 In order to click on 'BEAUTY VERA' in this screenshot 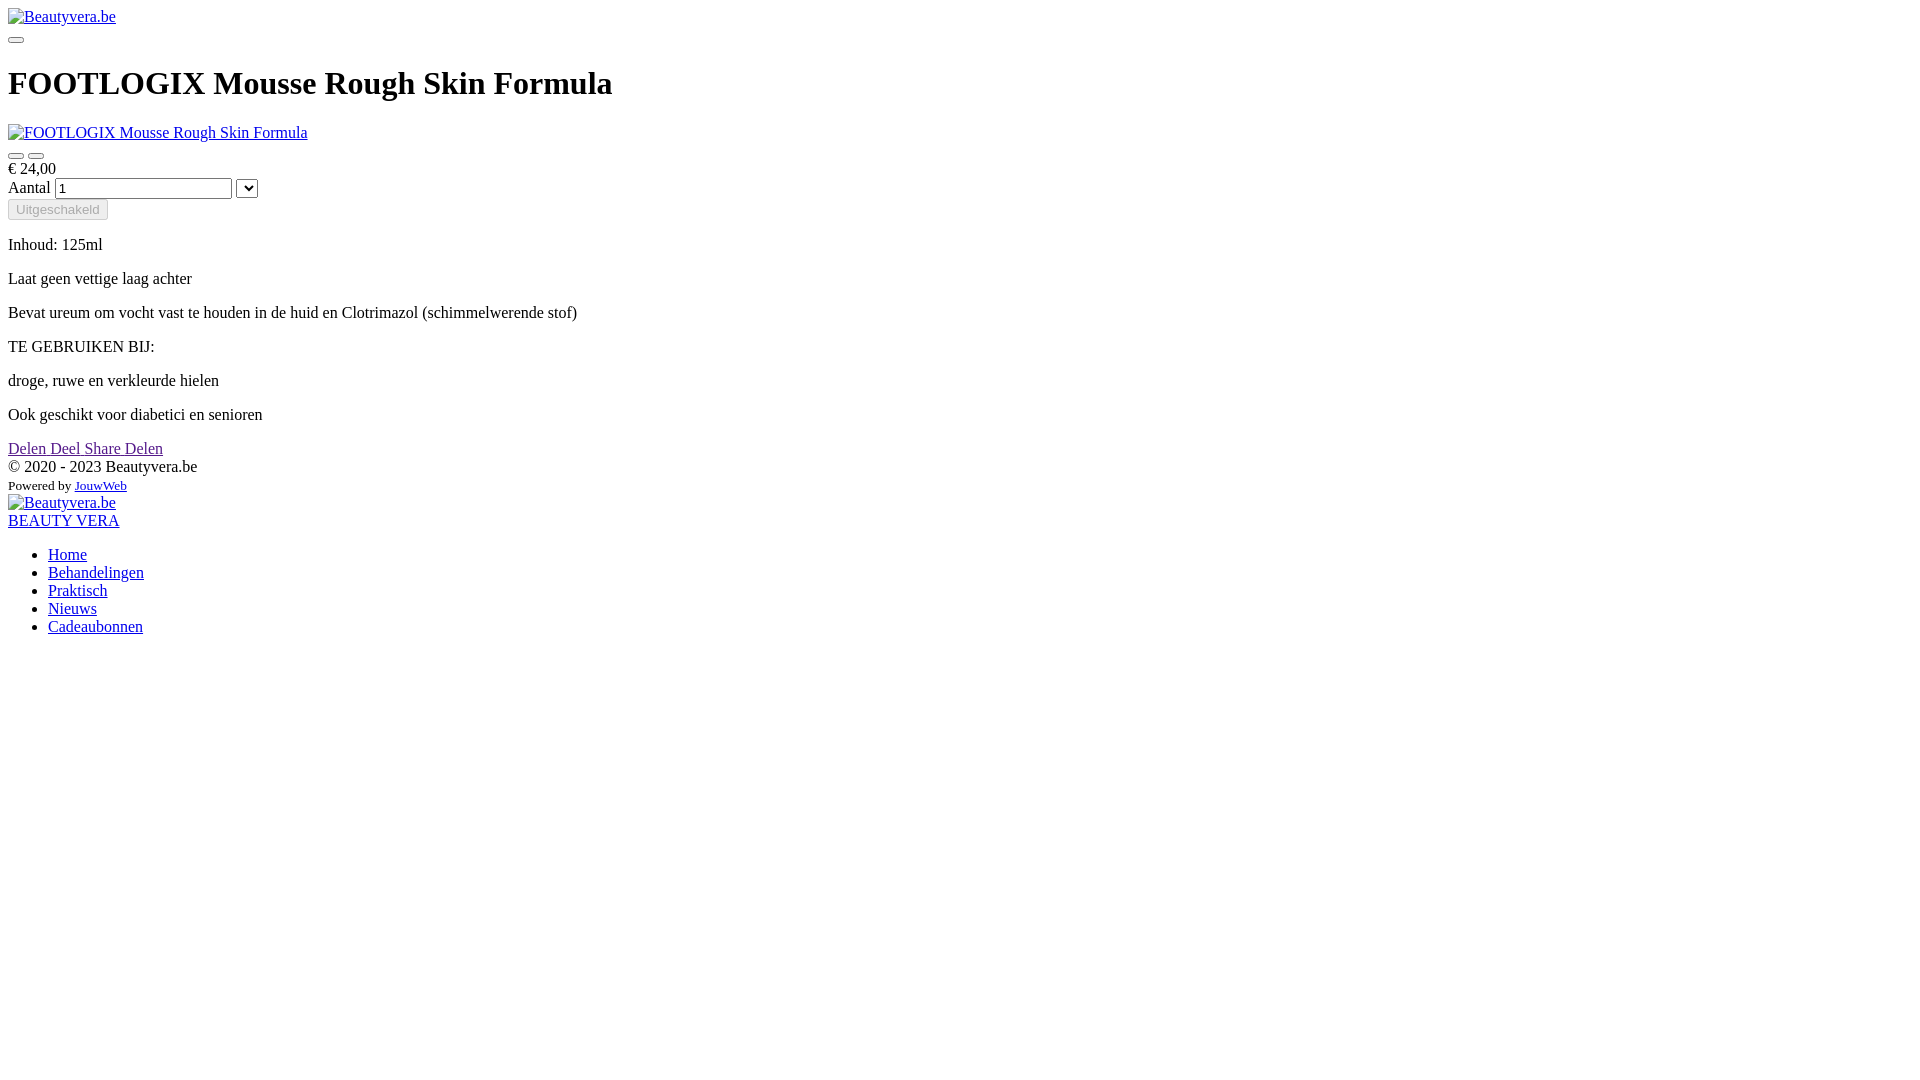, I will do `click(63, 519)`.